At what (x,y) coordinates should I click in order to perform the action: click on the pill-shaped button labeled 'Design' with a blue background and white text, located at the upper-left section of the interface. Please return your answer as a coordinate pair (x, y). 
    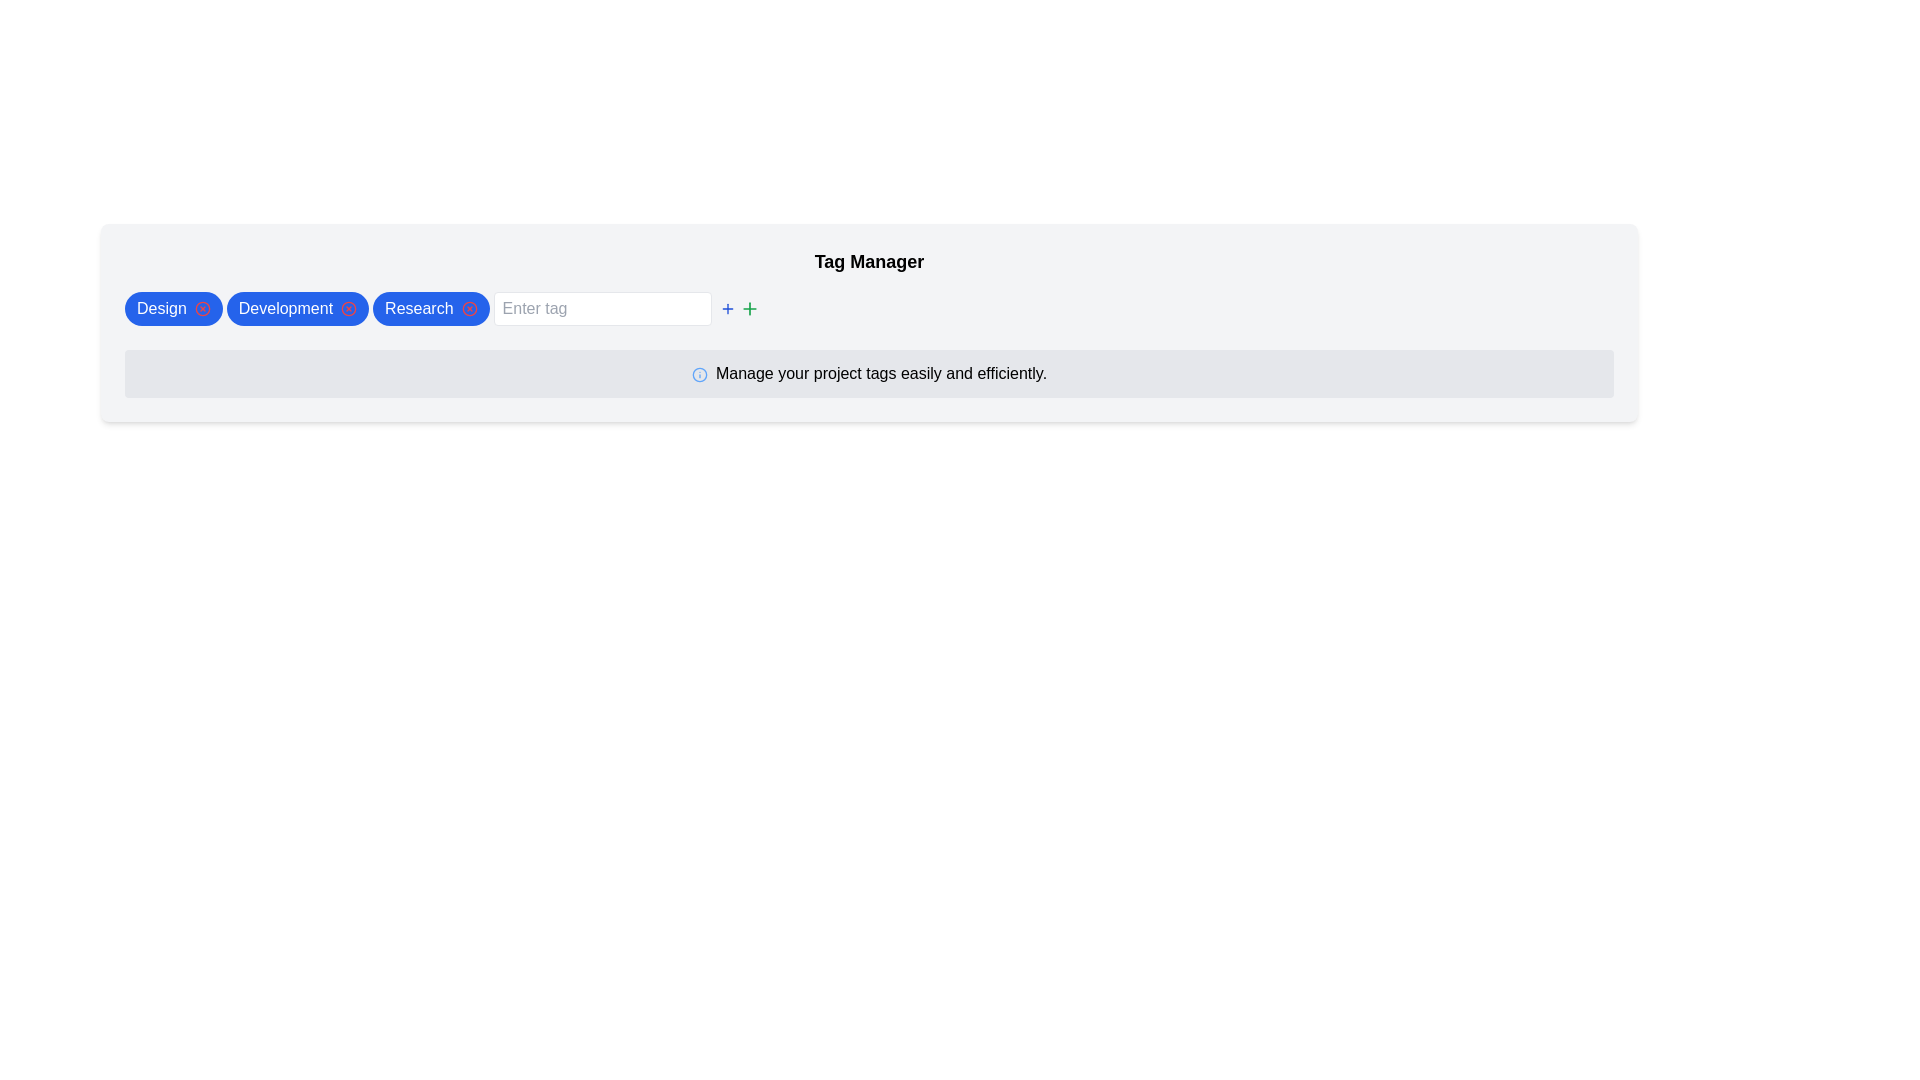
    Looking at the image, I should click on (173, 308).